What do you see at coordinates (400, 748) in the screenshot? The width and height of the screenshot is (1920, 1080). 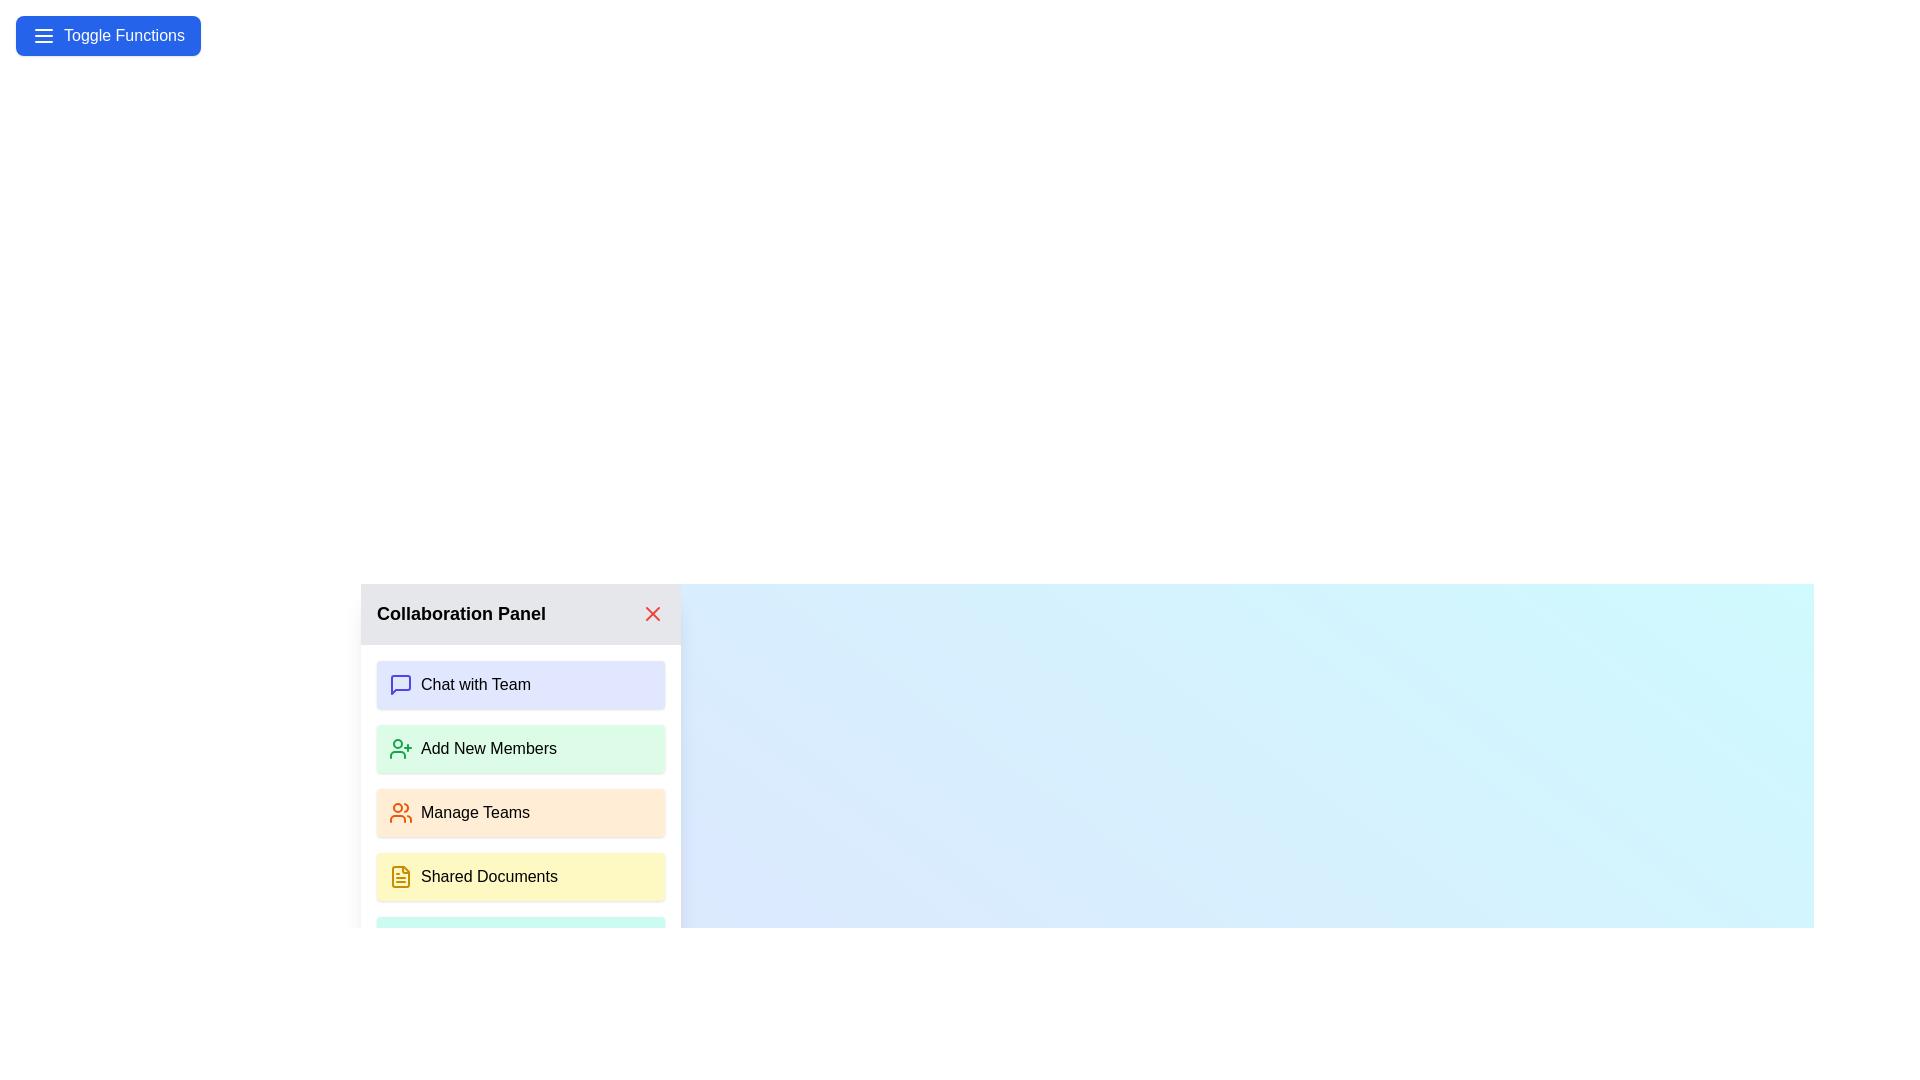 I see `the green user icon with a plus sign located just before the 'Add New Members' text` at bounding box center [400, 748].